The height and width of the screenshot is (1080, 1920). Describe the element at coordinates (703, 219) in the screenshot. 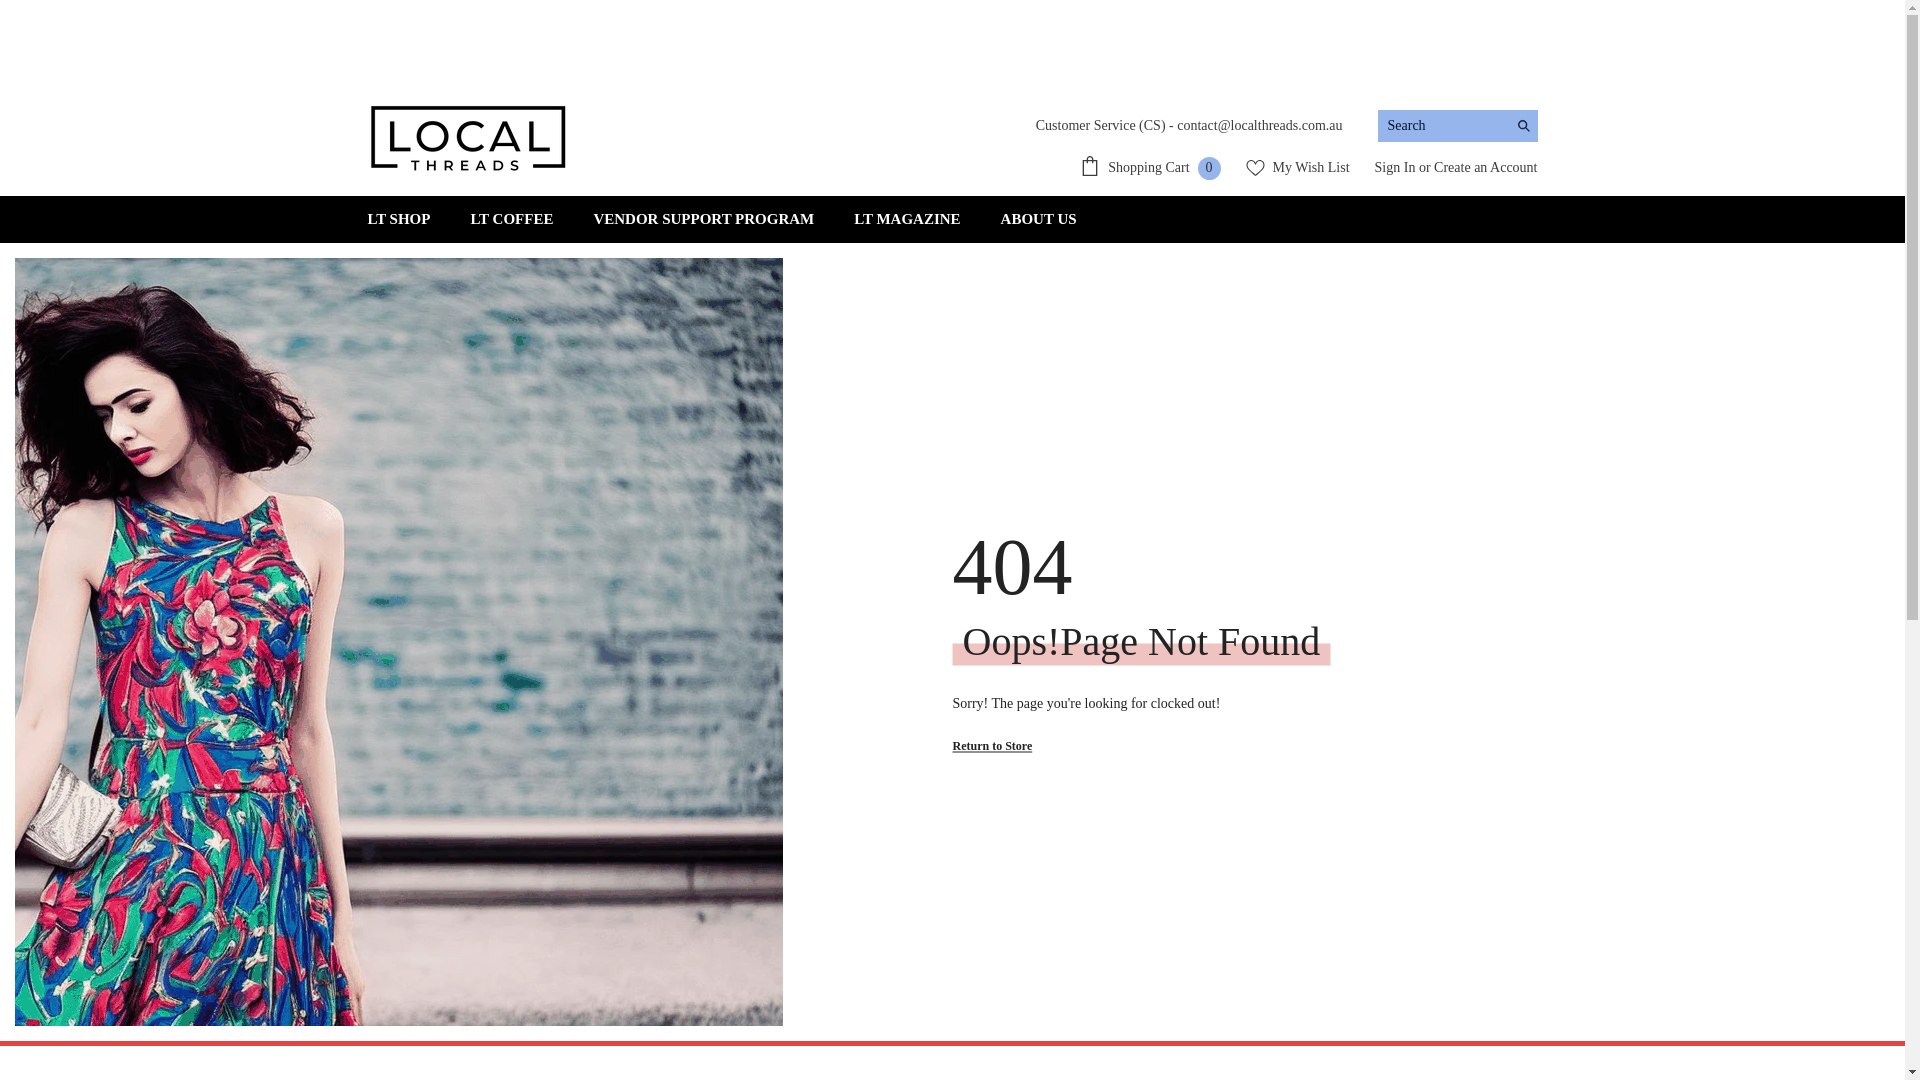

I see `'VENDOR SUPPORT PROGRAM'` at that location.